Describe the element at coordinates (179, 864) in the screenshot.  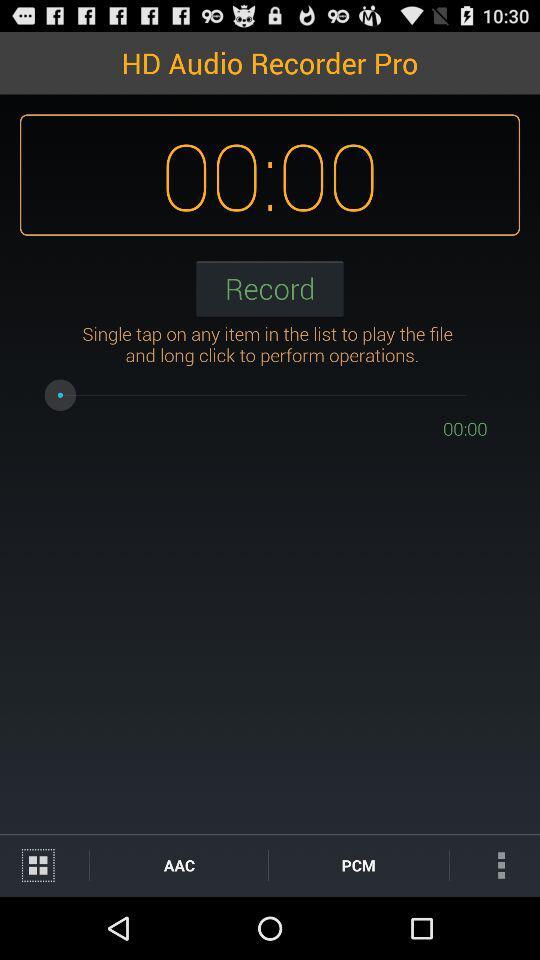
I see `icon to the left of pcm item` at that location.